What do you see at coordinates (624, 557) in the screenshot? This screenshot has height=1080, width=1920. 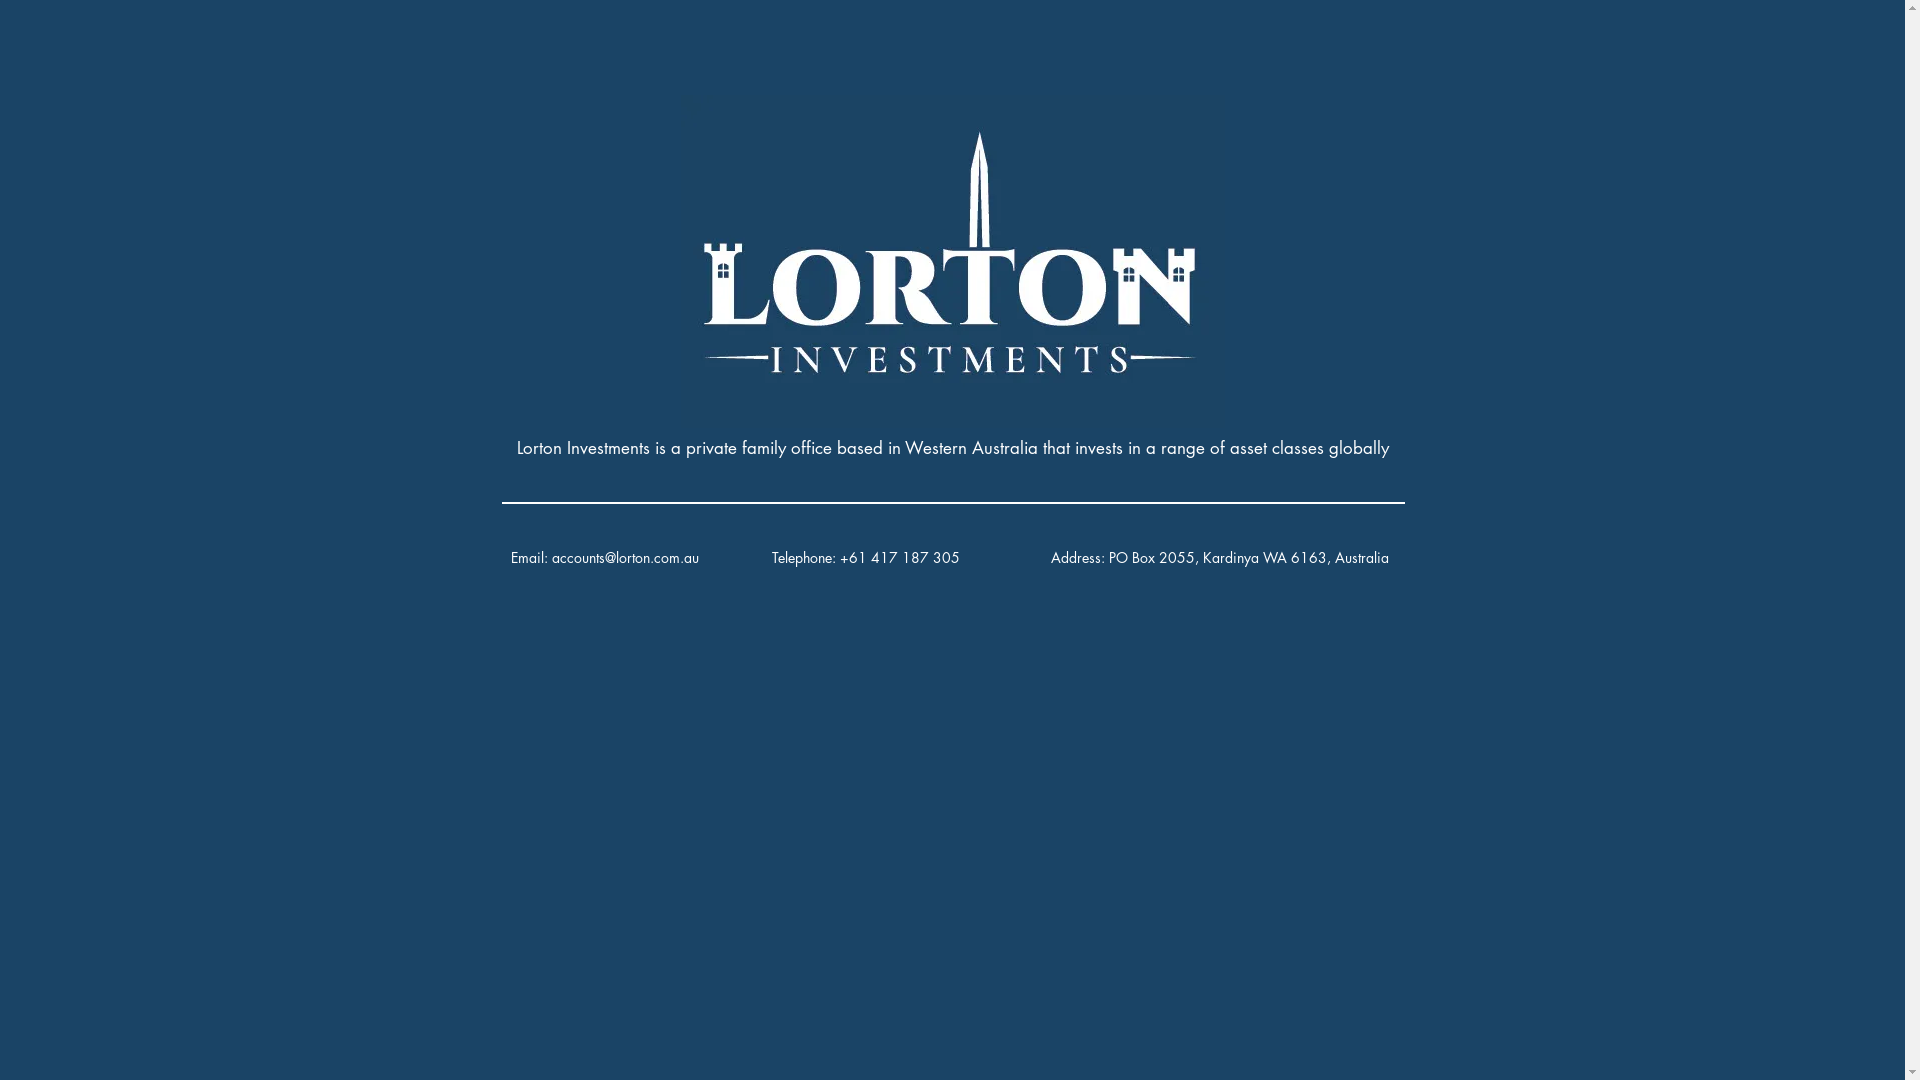 I see `'accounts@lorton.com.au'` at bounding box center [624, 557].